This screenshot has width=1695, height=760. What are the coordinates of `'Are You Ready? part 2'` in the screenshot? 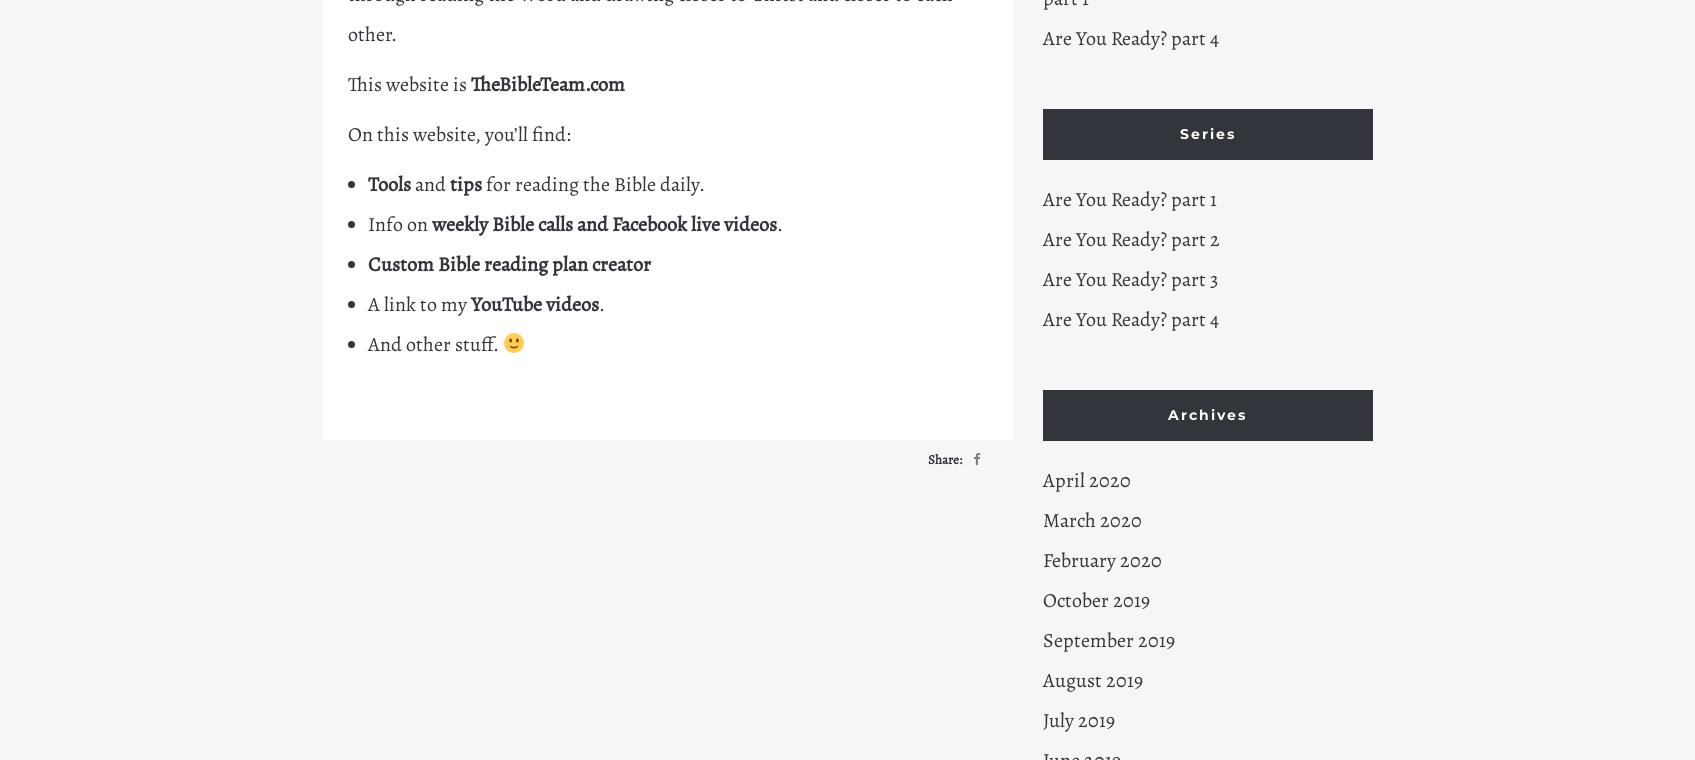 It's located at (1129, 238).